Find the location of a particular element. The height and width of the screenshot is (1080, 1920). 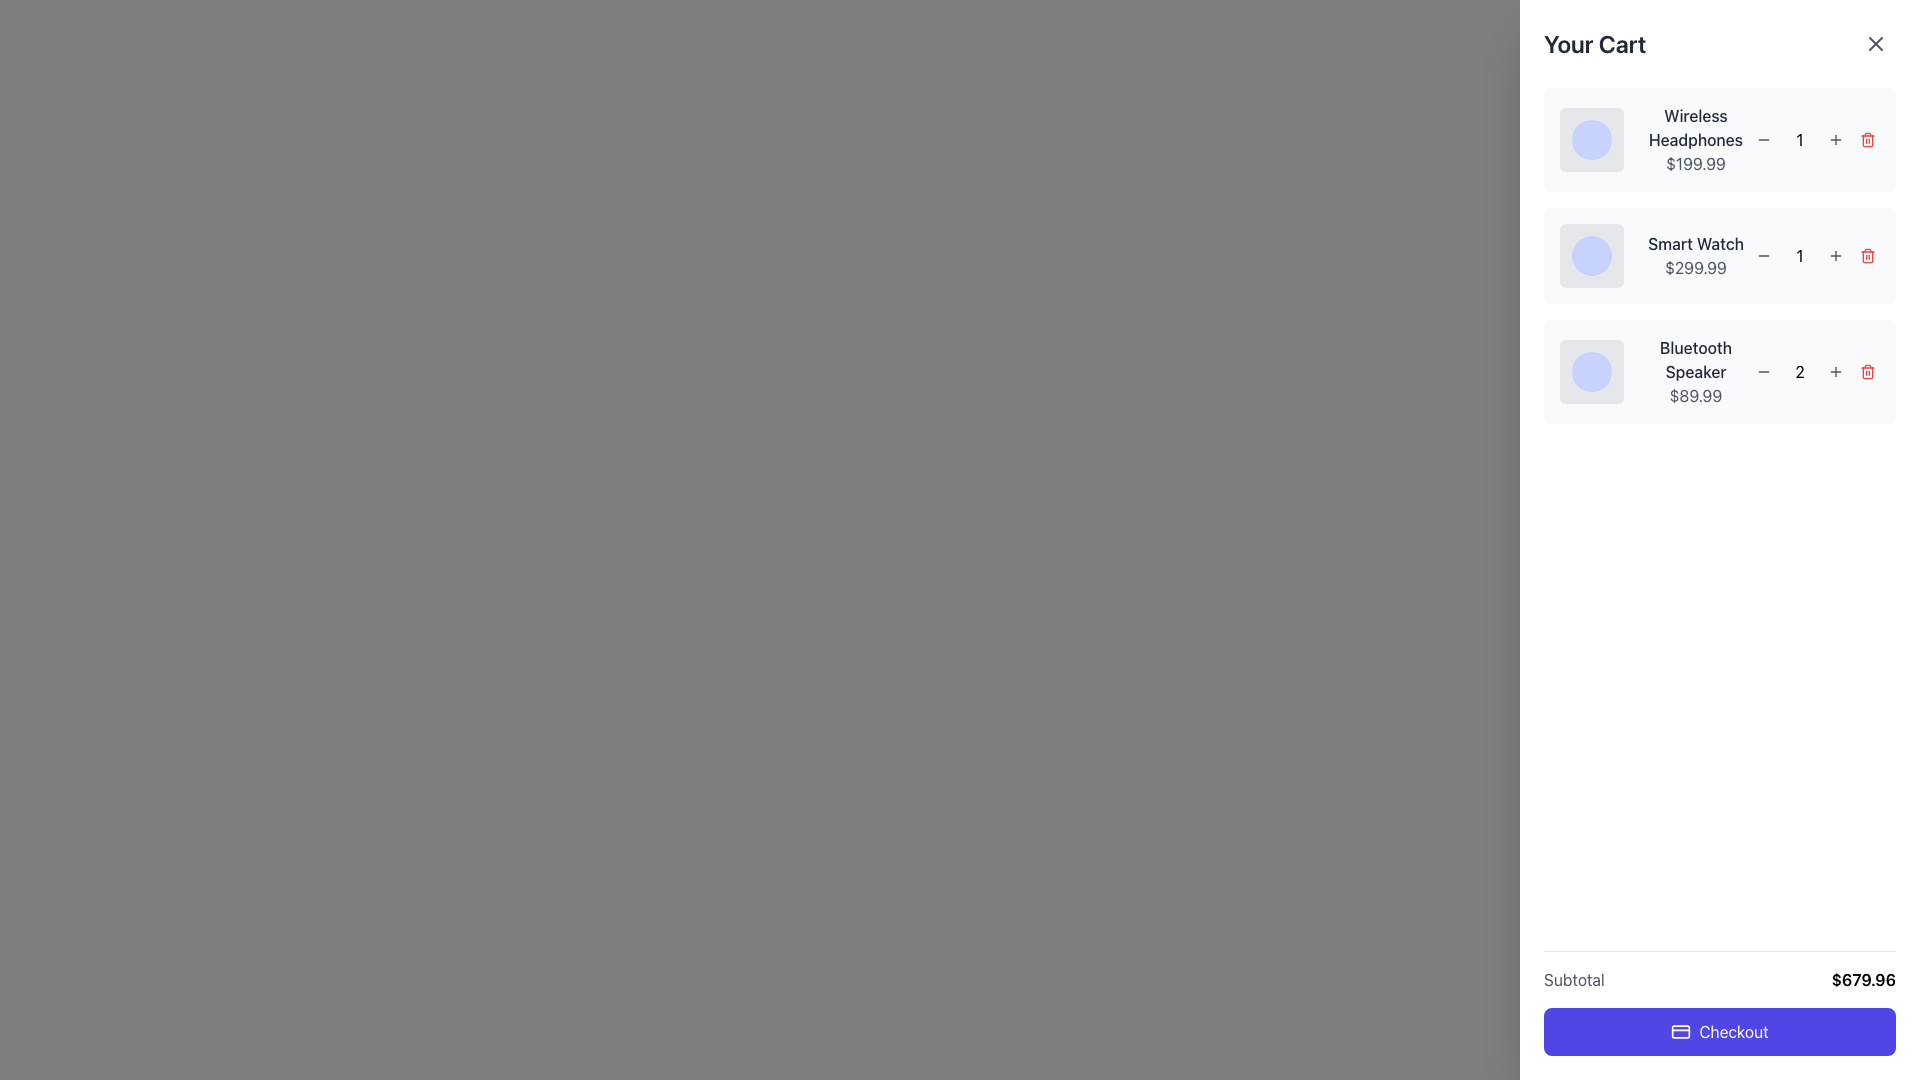

the price display element showing '$89.99' in bold gray text, located below the product name 'Bluetooth Speaker' in the shopping cart interface is located at coordinates (1694, 396).